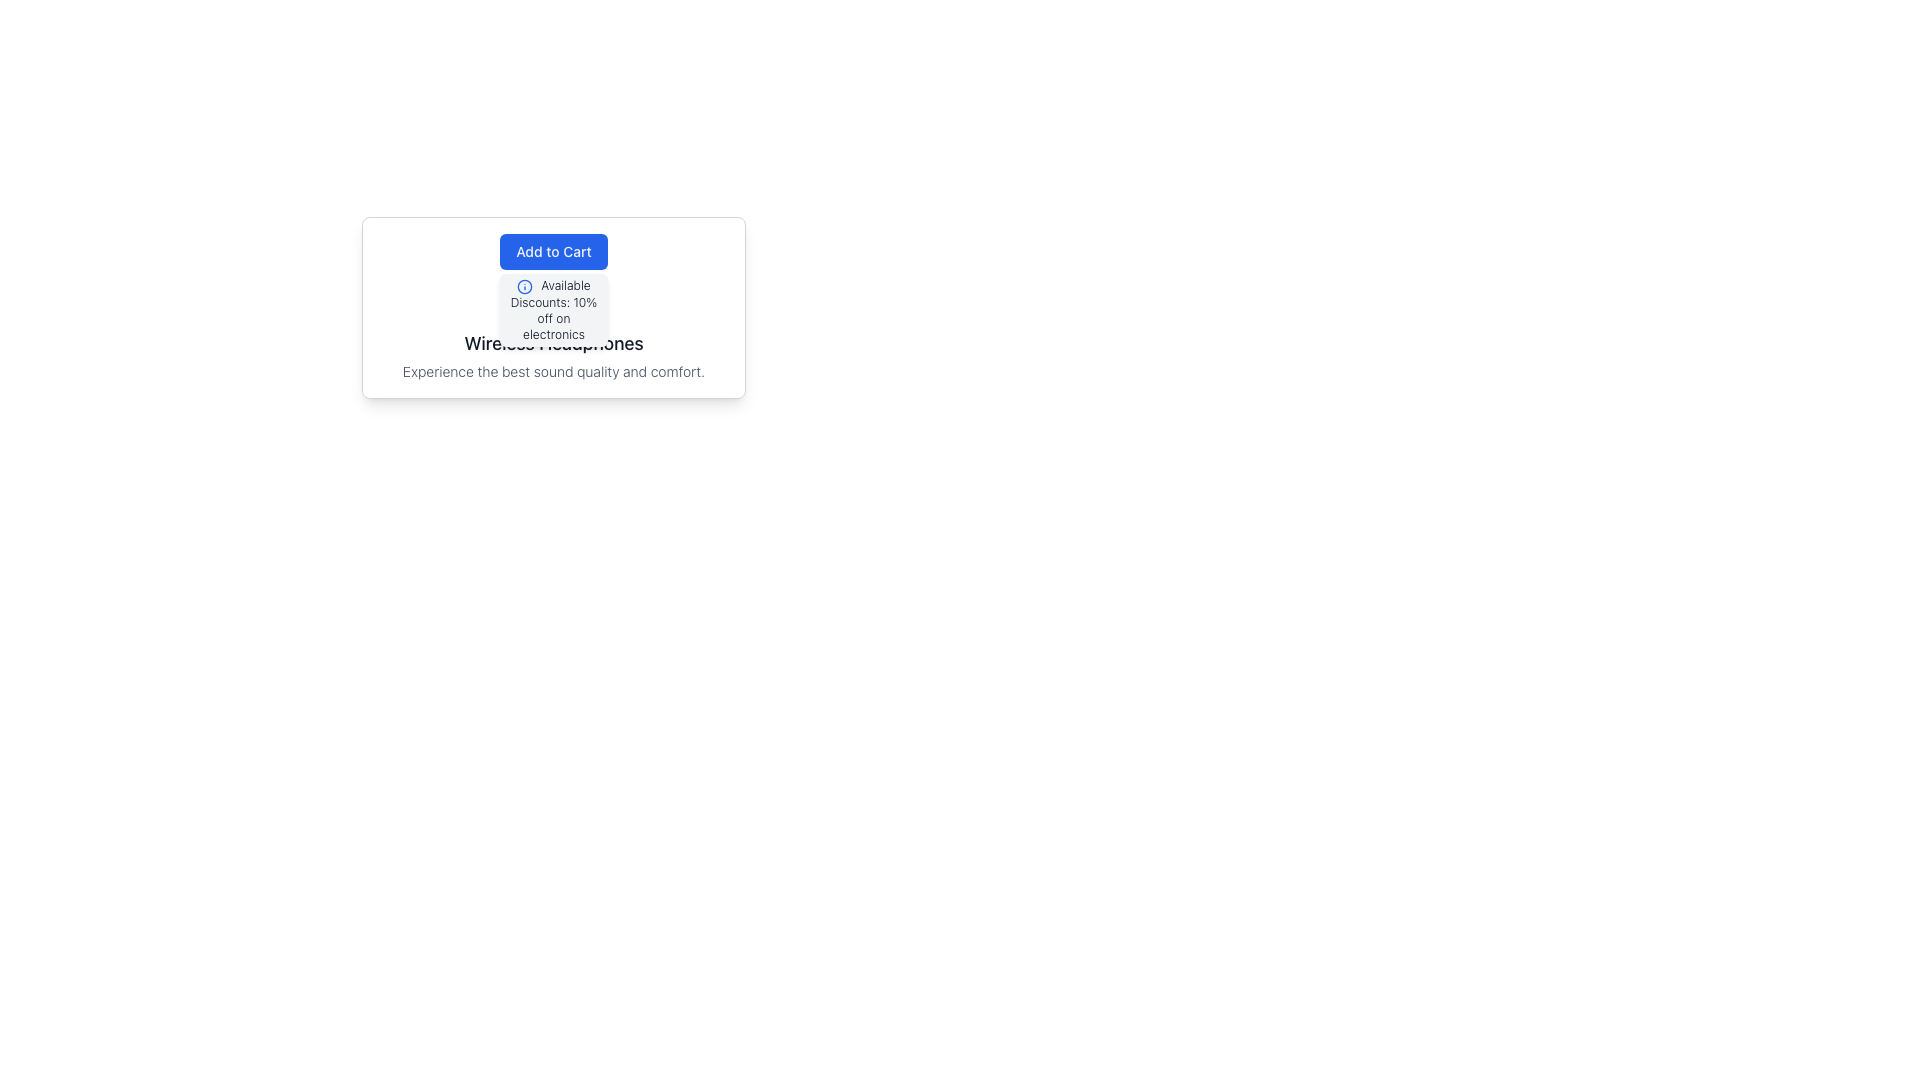 Image resolution: width=1920 pixels, height=1080 pixels. Describe the element at coordinates (553, 310) in the screenshot. I see `the tooltip providing additional information about discounts on electronics, located directly beneath the 'Add to Cart' button` at that location.